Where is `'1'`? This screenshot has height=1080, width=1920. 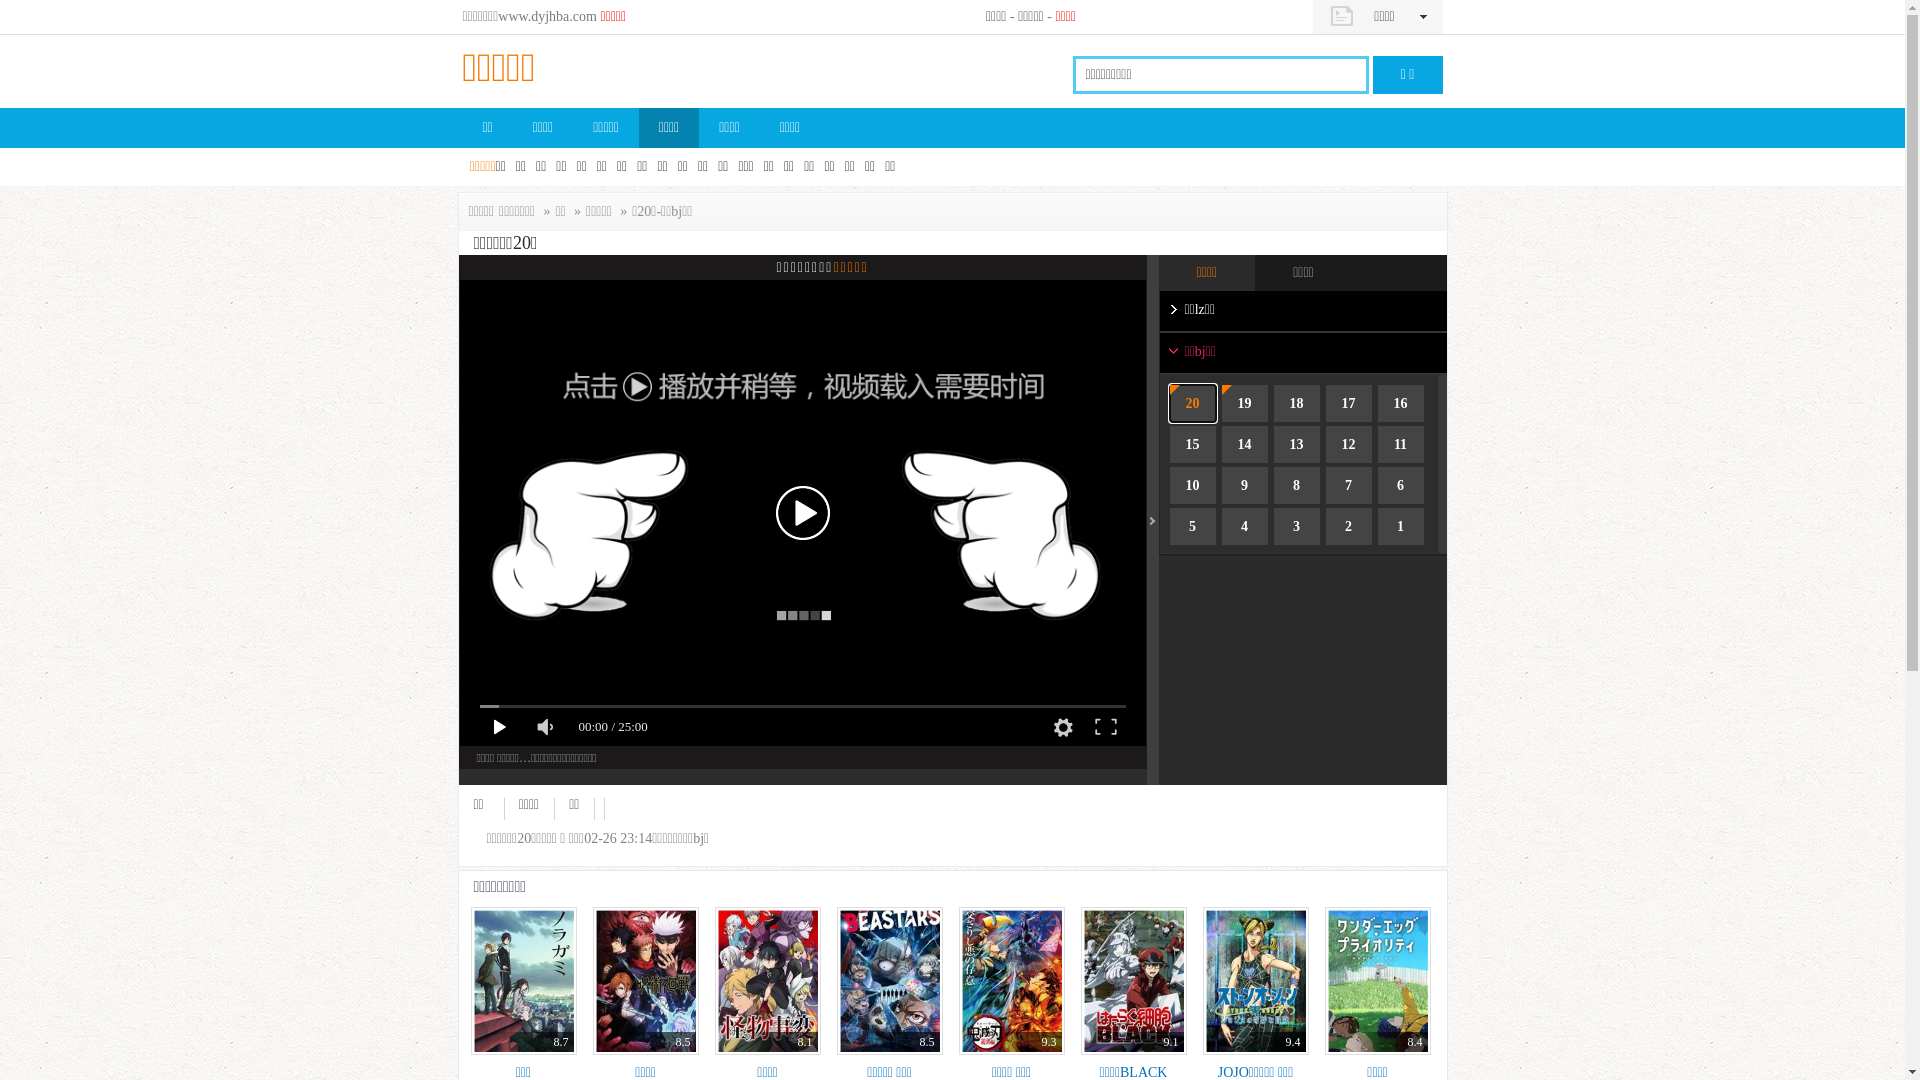
'1' is located at coordinates (1400, 525).